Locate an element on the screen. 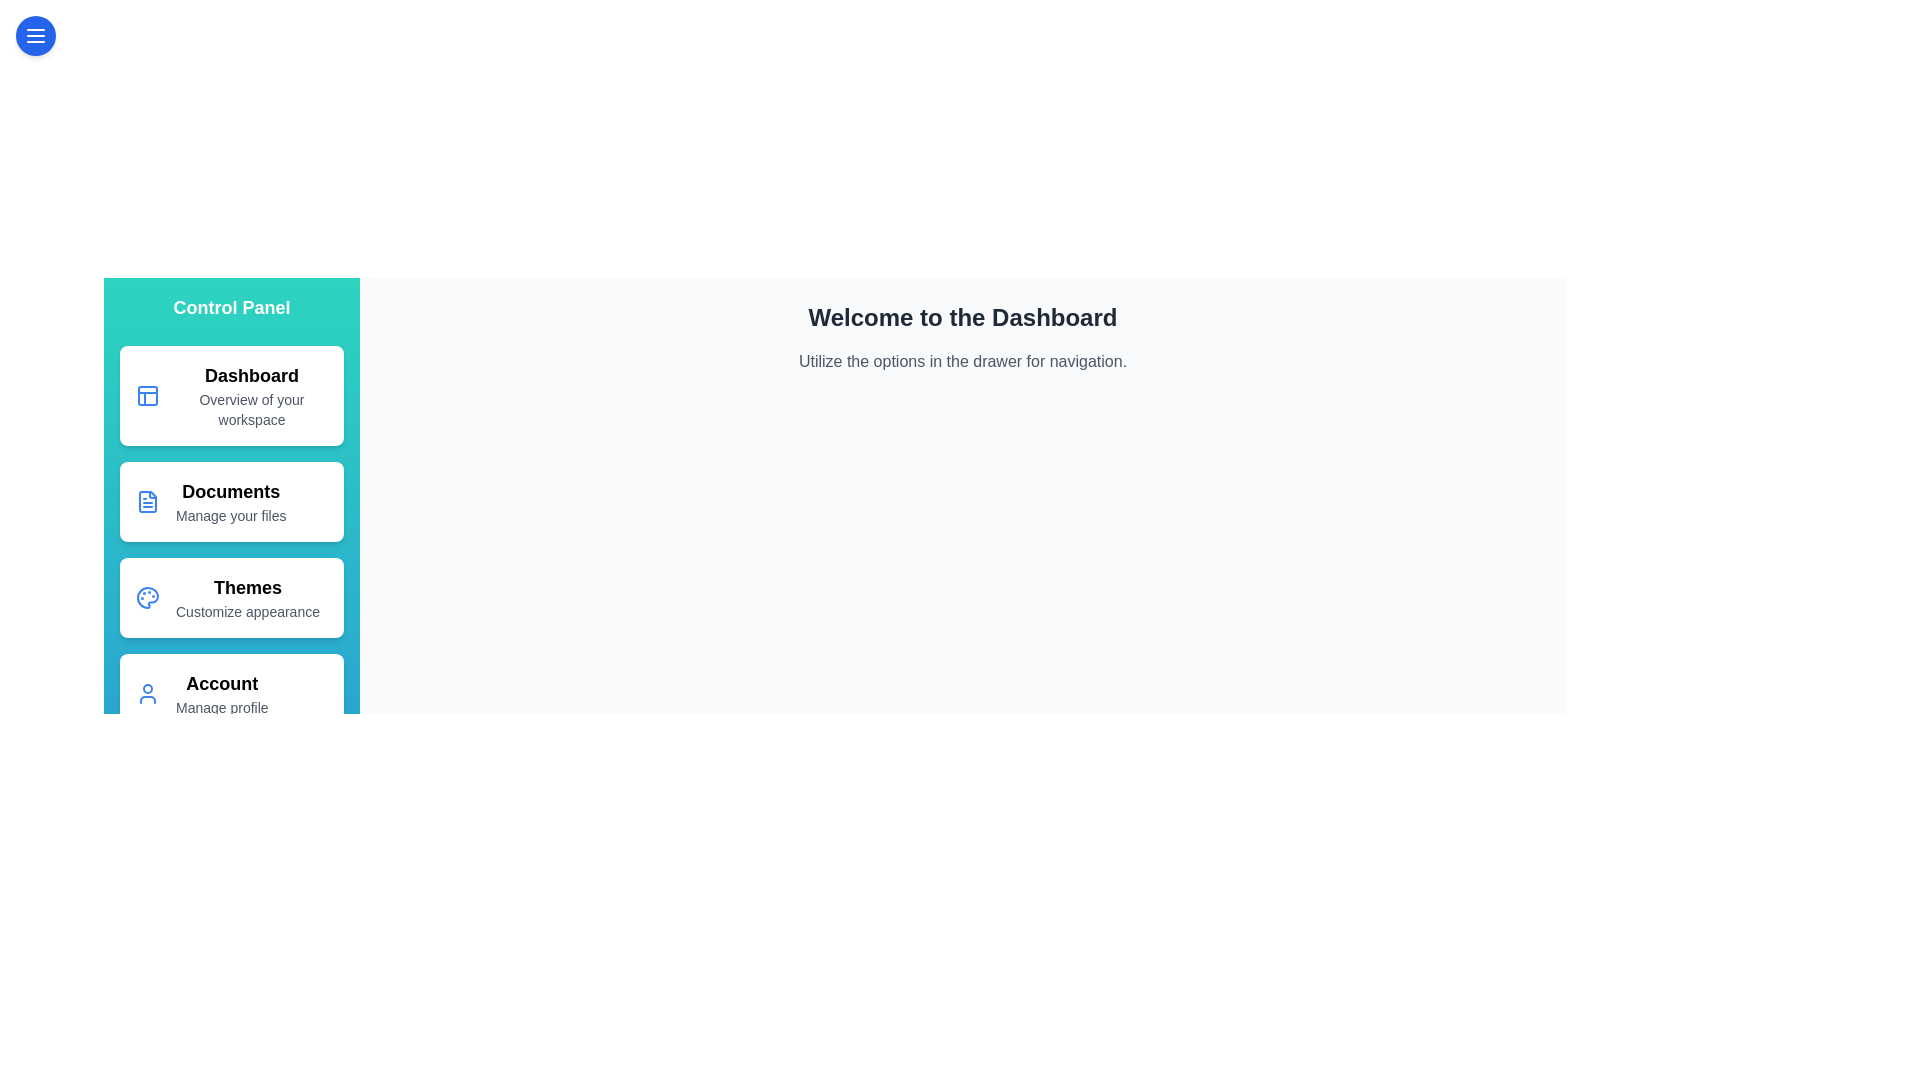  the drawer option corresponding to Themes to navigate to that section is located at coordinates (231, 596).